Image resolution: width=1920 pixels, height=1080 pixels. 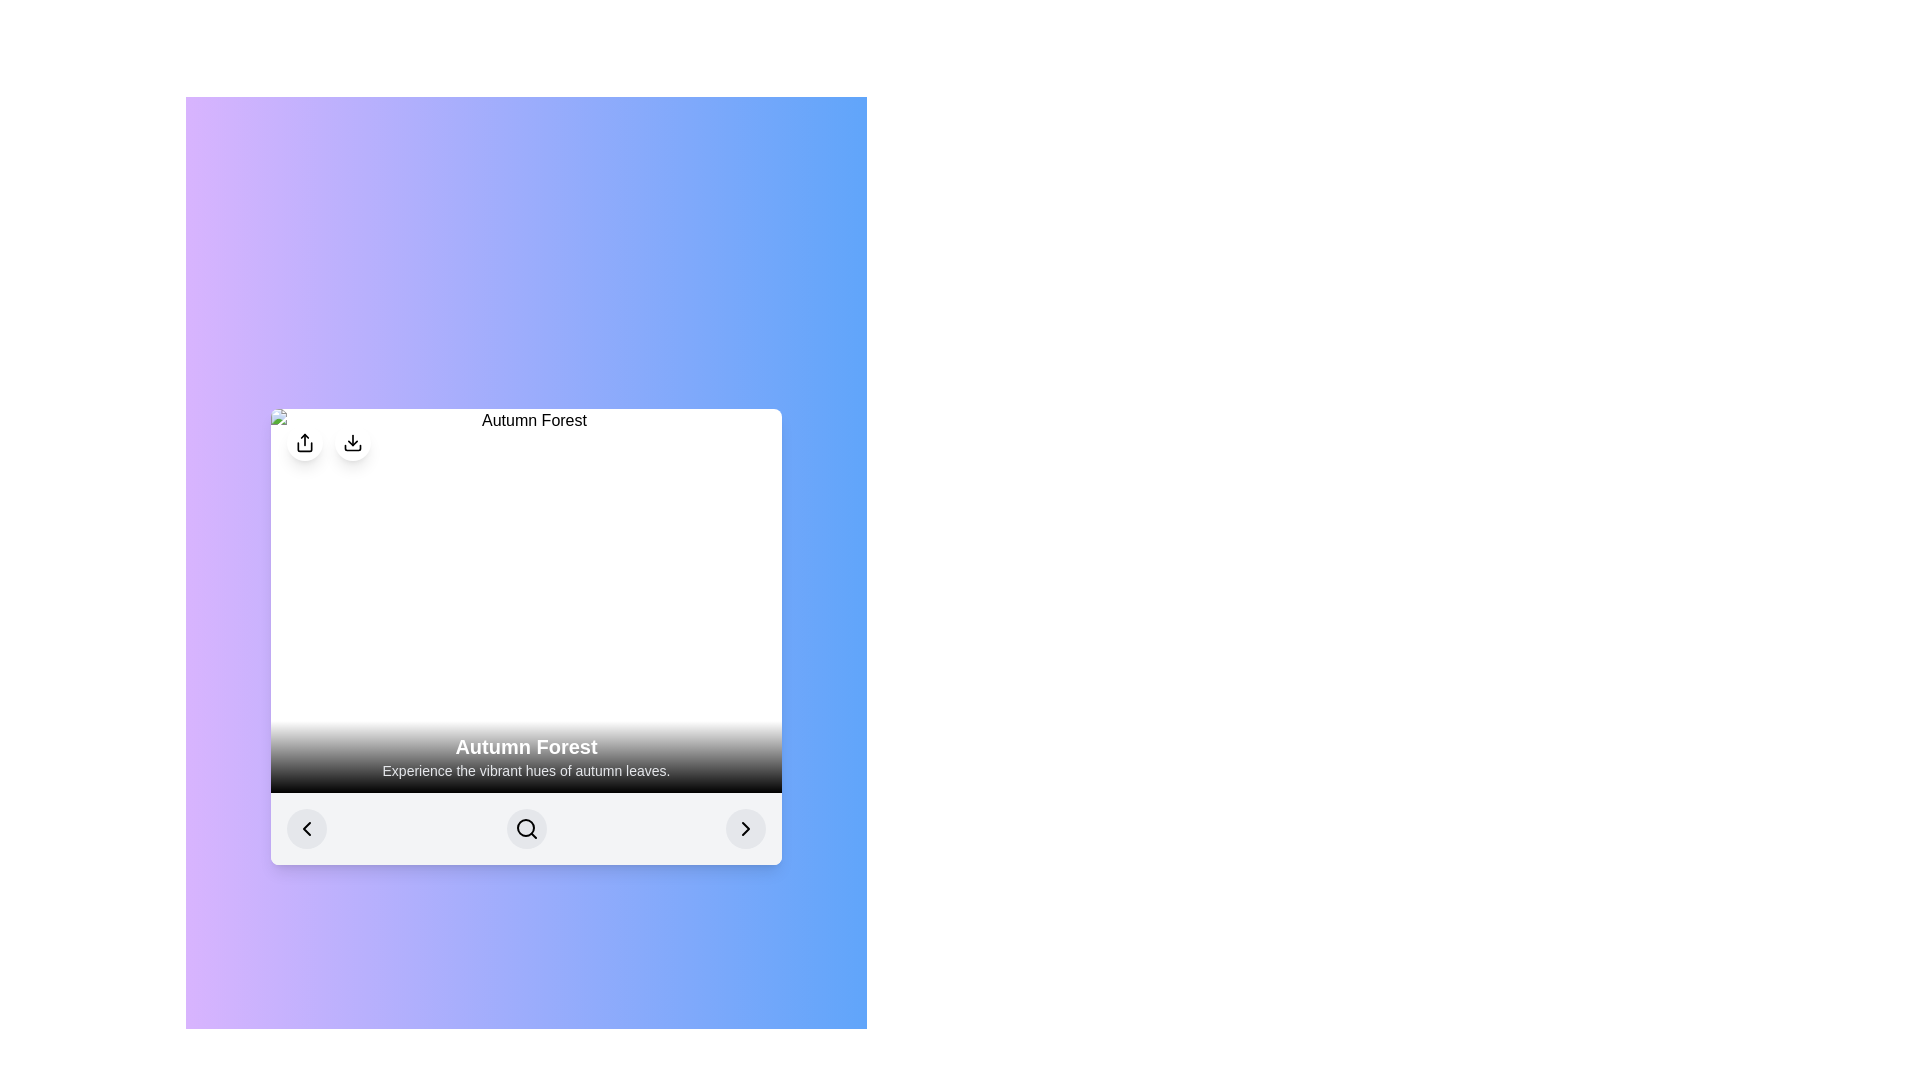 What do you see at coordinates (526, 770) in the screenshot?
I see `the text label displaying 'Experience the vibrant hues of autumn leaves.' which is centered below the 'Autumn Forest' text and has a gray color on a black-to-transparent gradient background` at bounding box center [526, 770].